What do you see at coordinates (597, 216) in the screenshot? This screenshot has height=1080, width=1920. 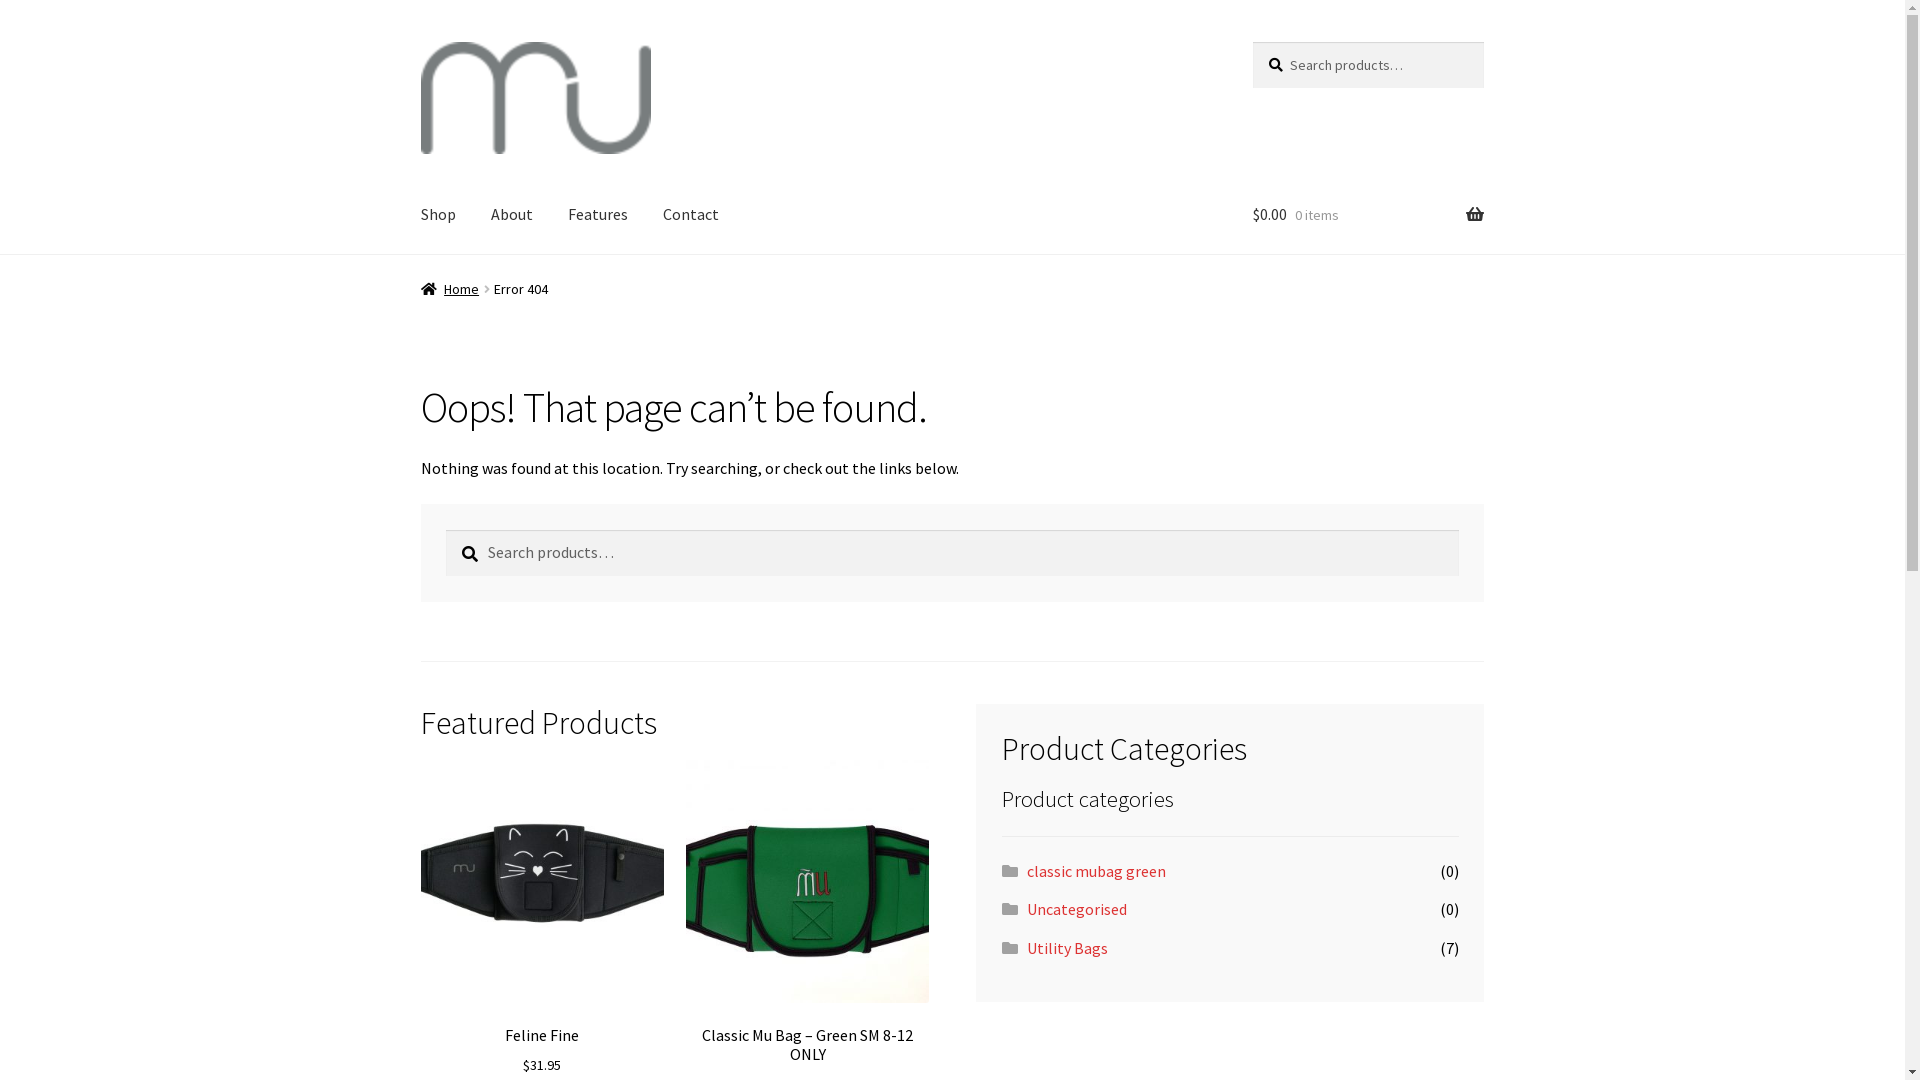 I see `'Features'` at bounding box center [597, 216].